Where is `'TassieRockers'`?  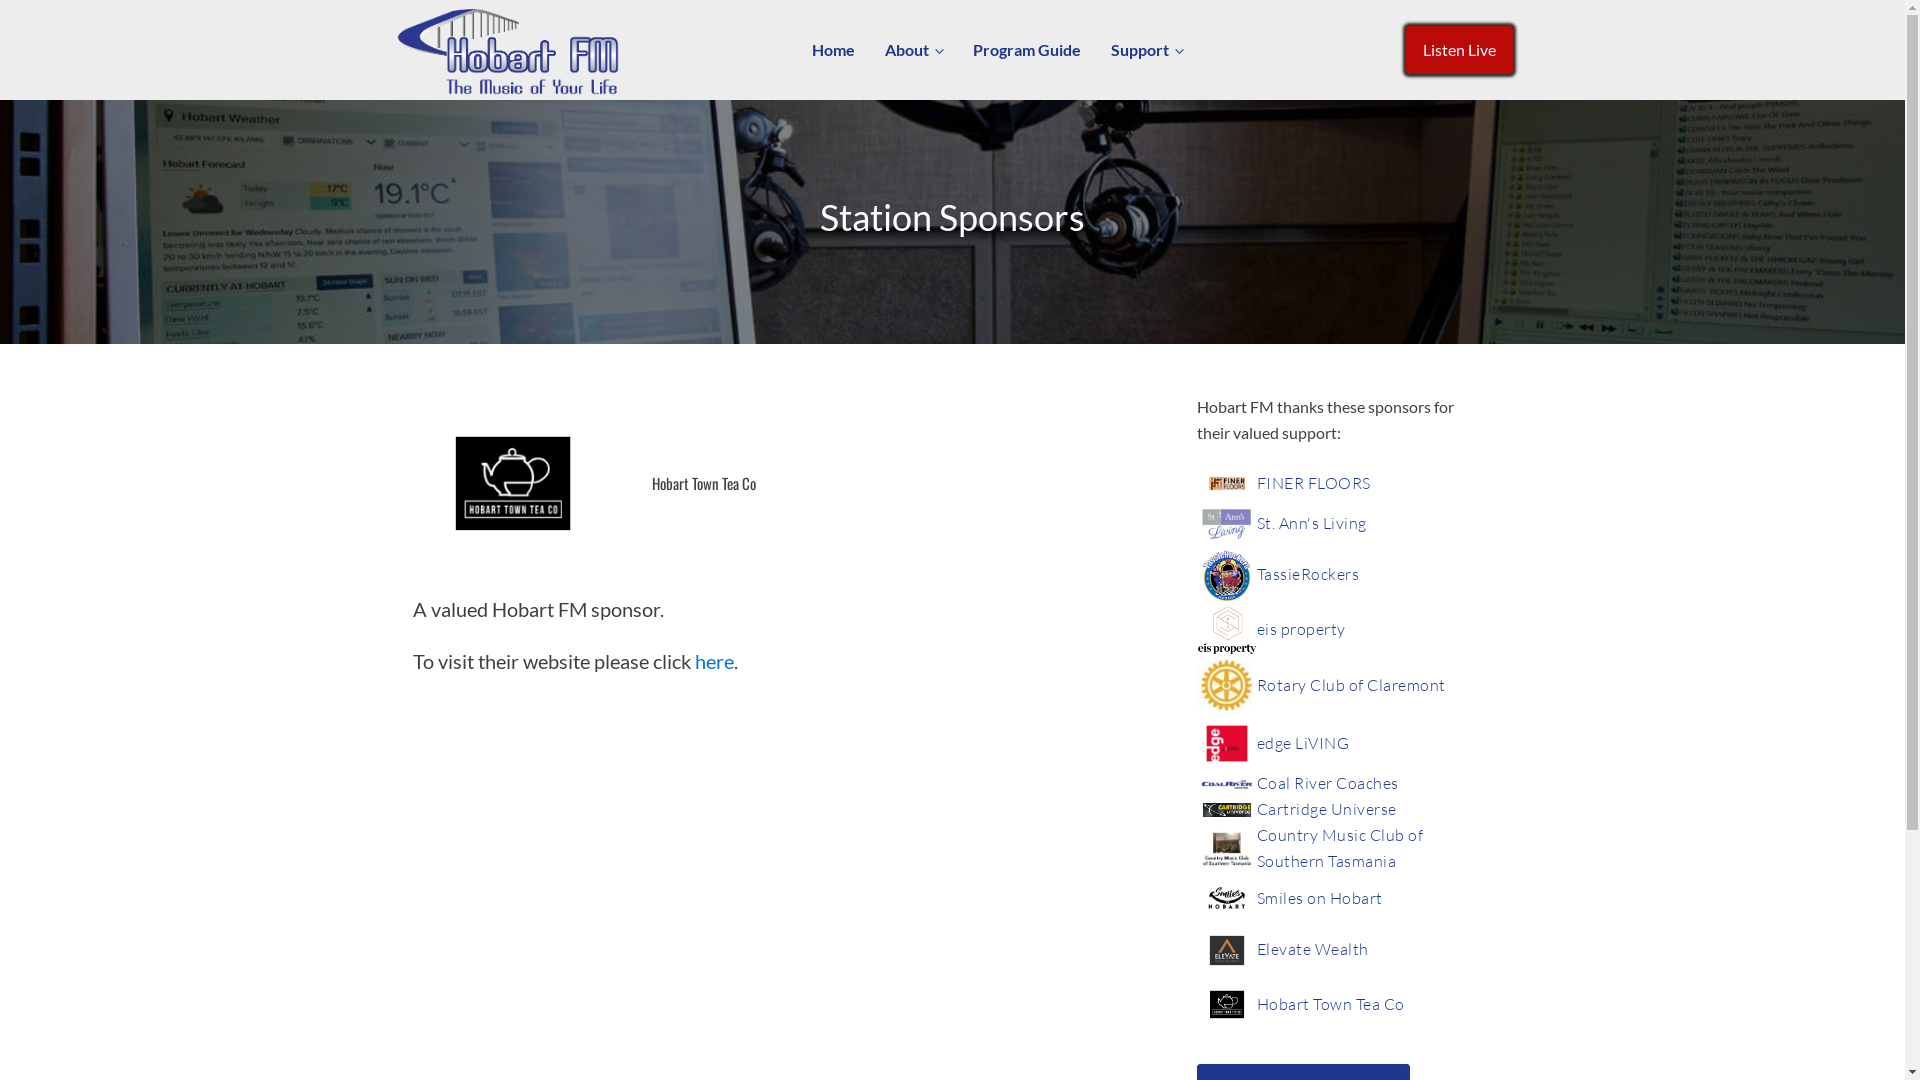 'TassieRockers' is located at coordinates (1255, 574).